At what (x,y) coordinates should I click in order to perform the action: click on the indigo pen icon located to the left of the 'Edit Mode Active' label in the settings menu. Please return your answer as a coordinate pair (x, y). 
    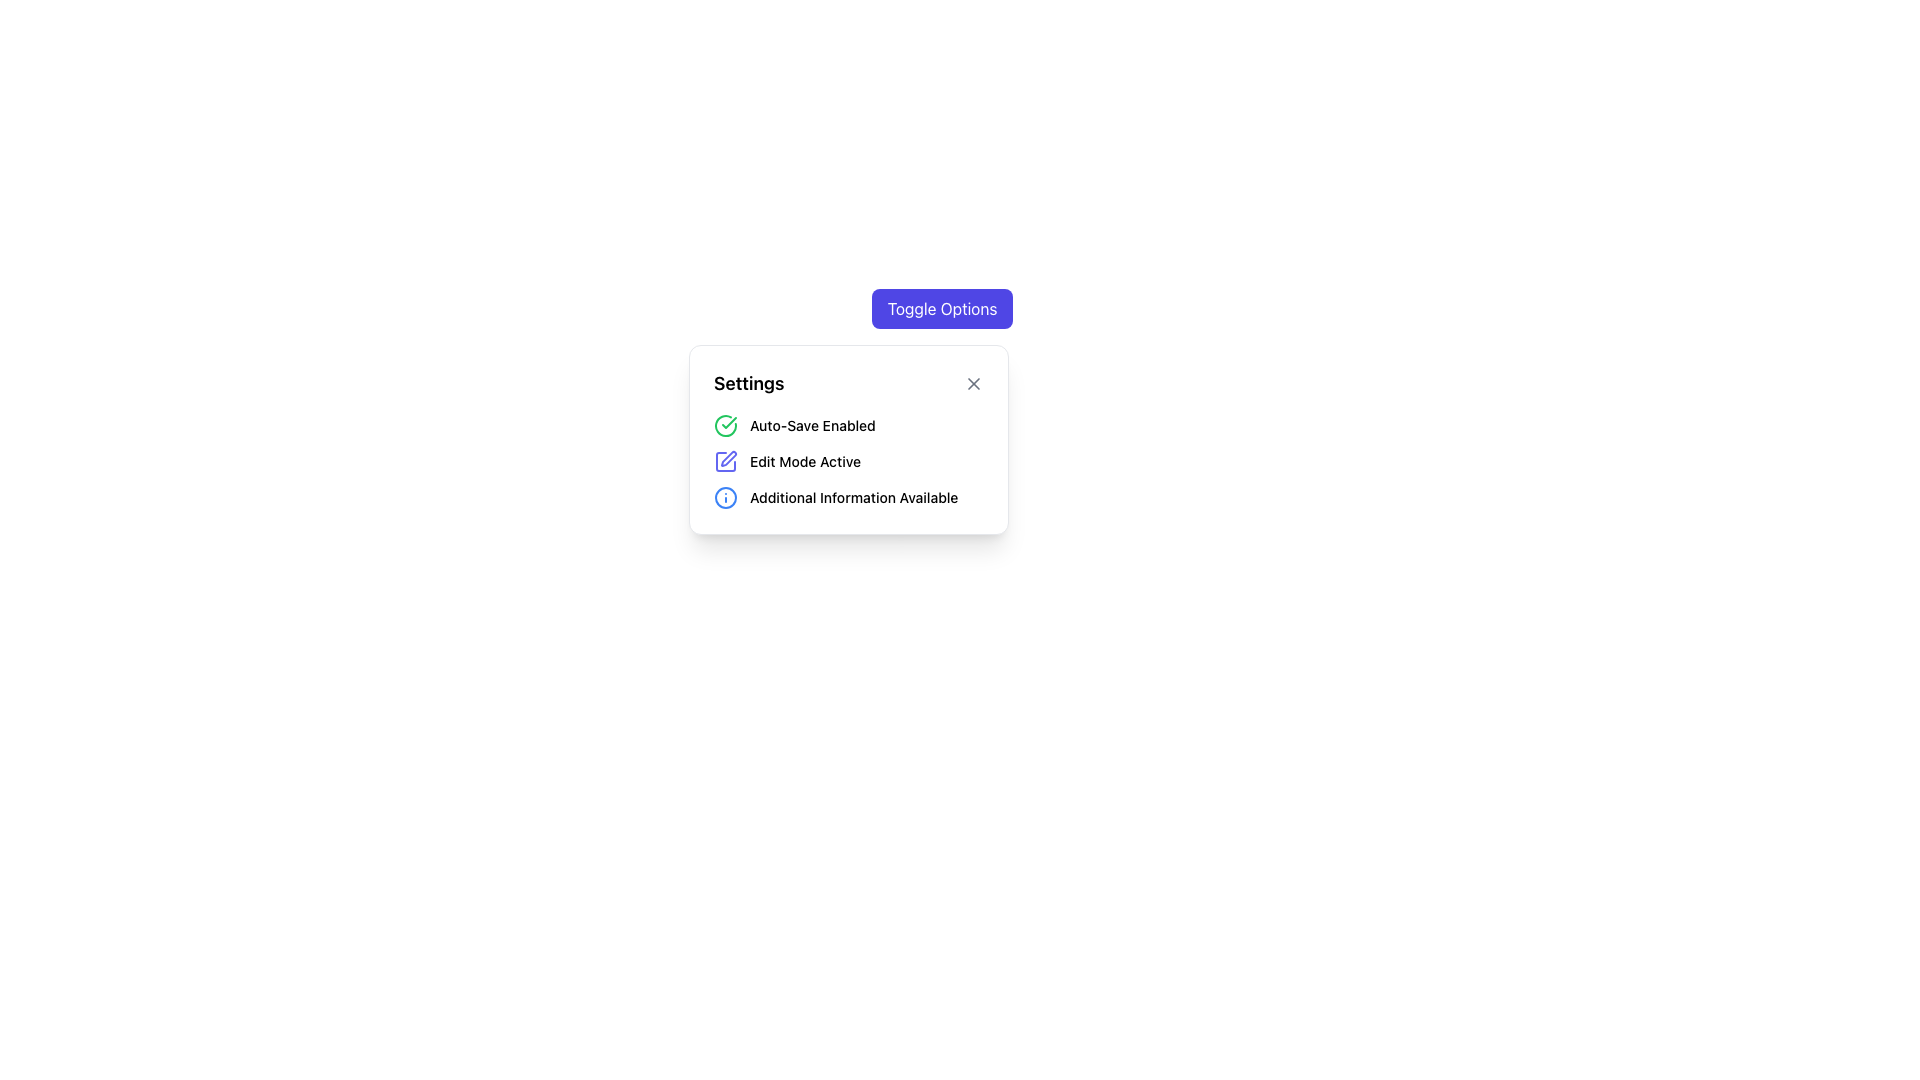
    Looking at the image, I should click on (724, 462).